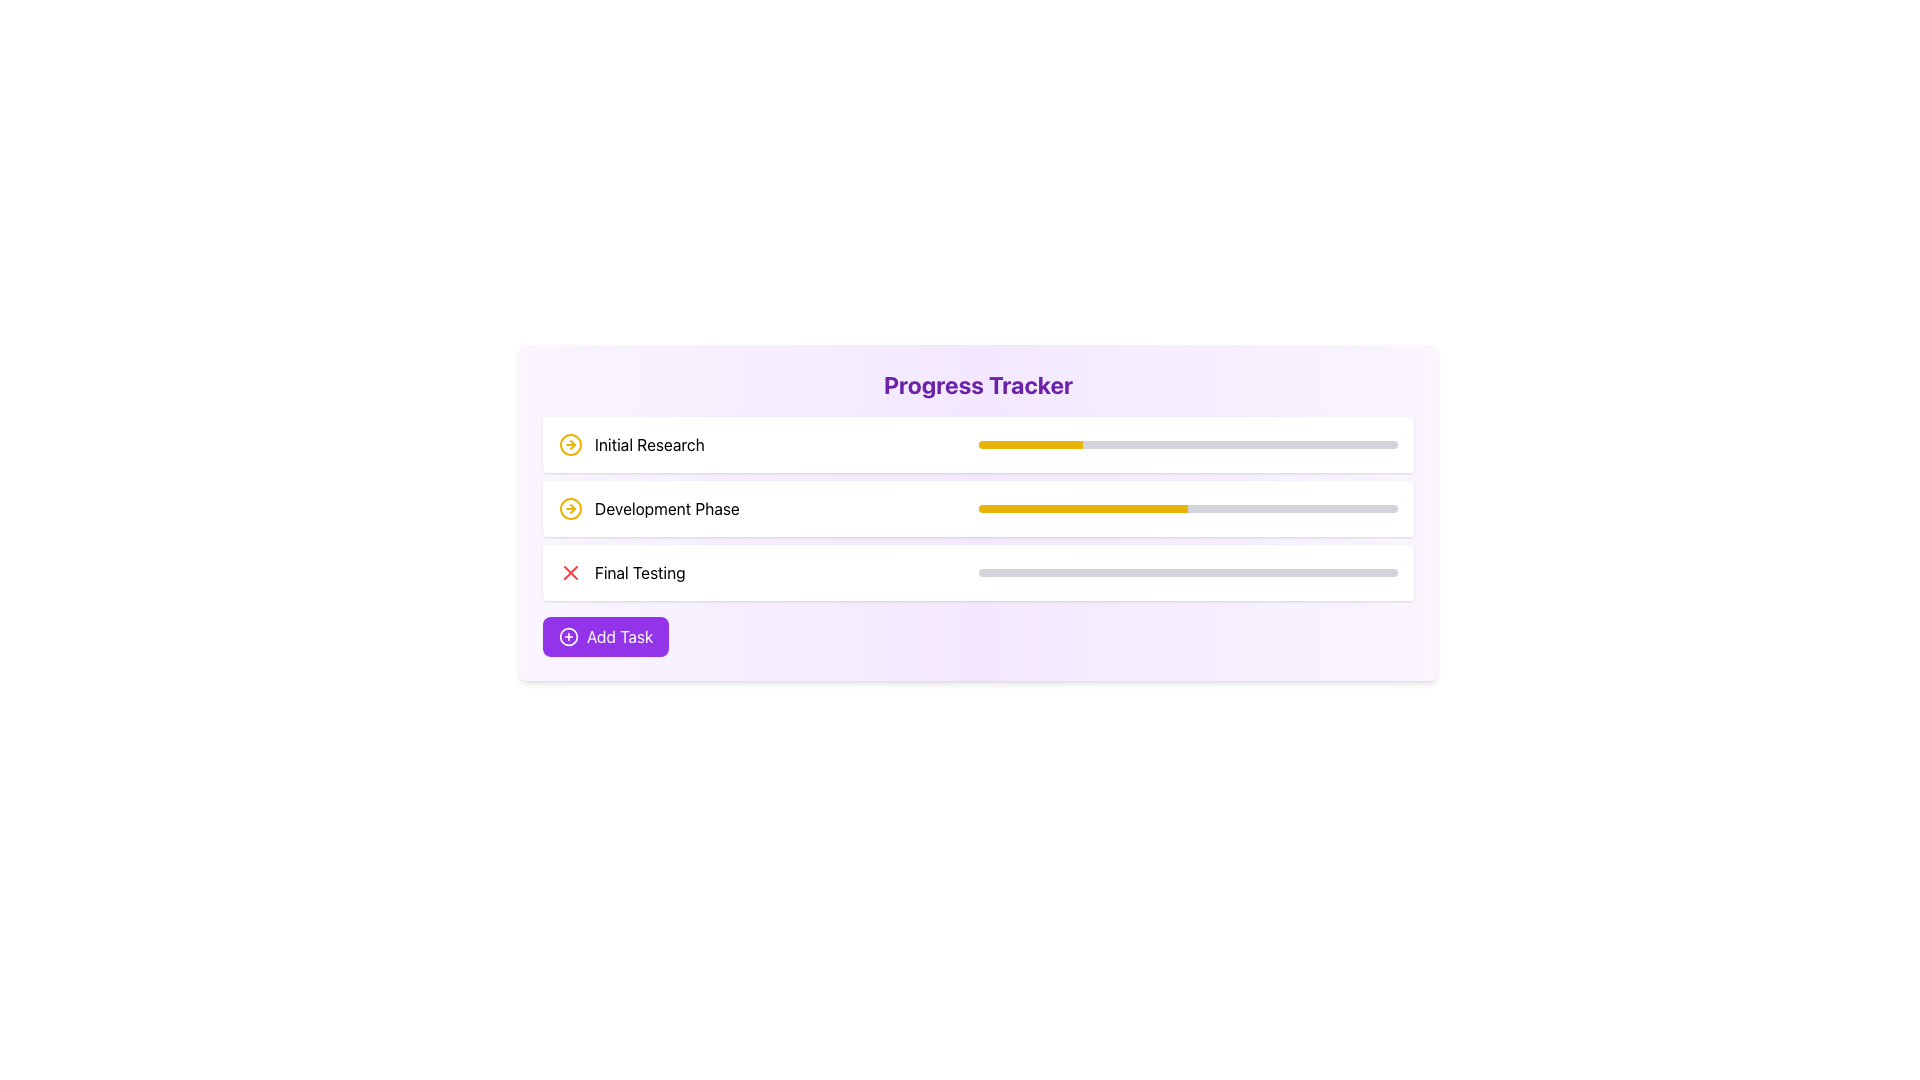 This screenshot has height=1080, width=1920. Describe the element at coordinates (570, 573) in the screenshot. I see `the red 'X' icon element that signifies a delete action, located to the left of the text 'Final Testing'` at that location.